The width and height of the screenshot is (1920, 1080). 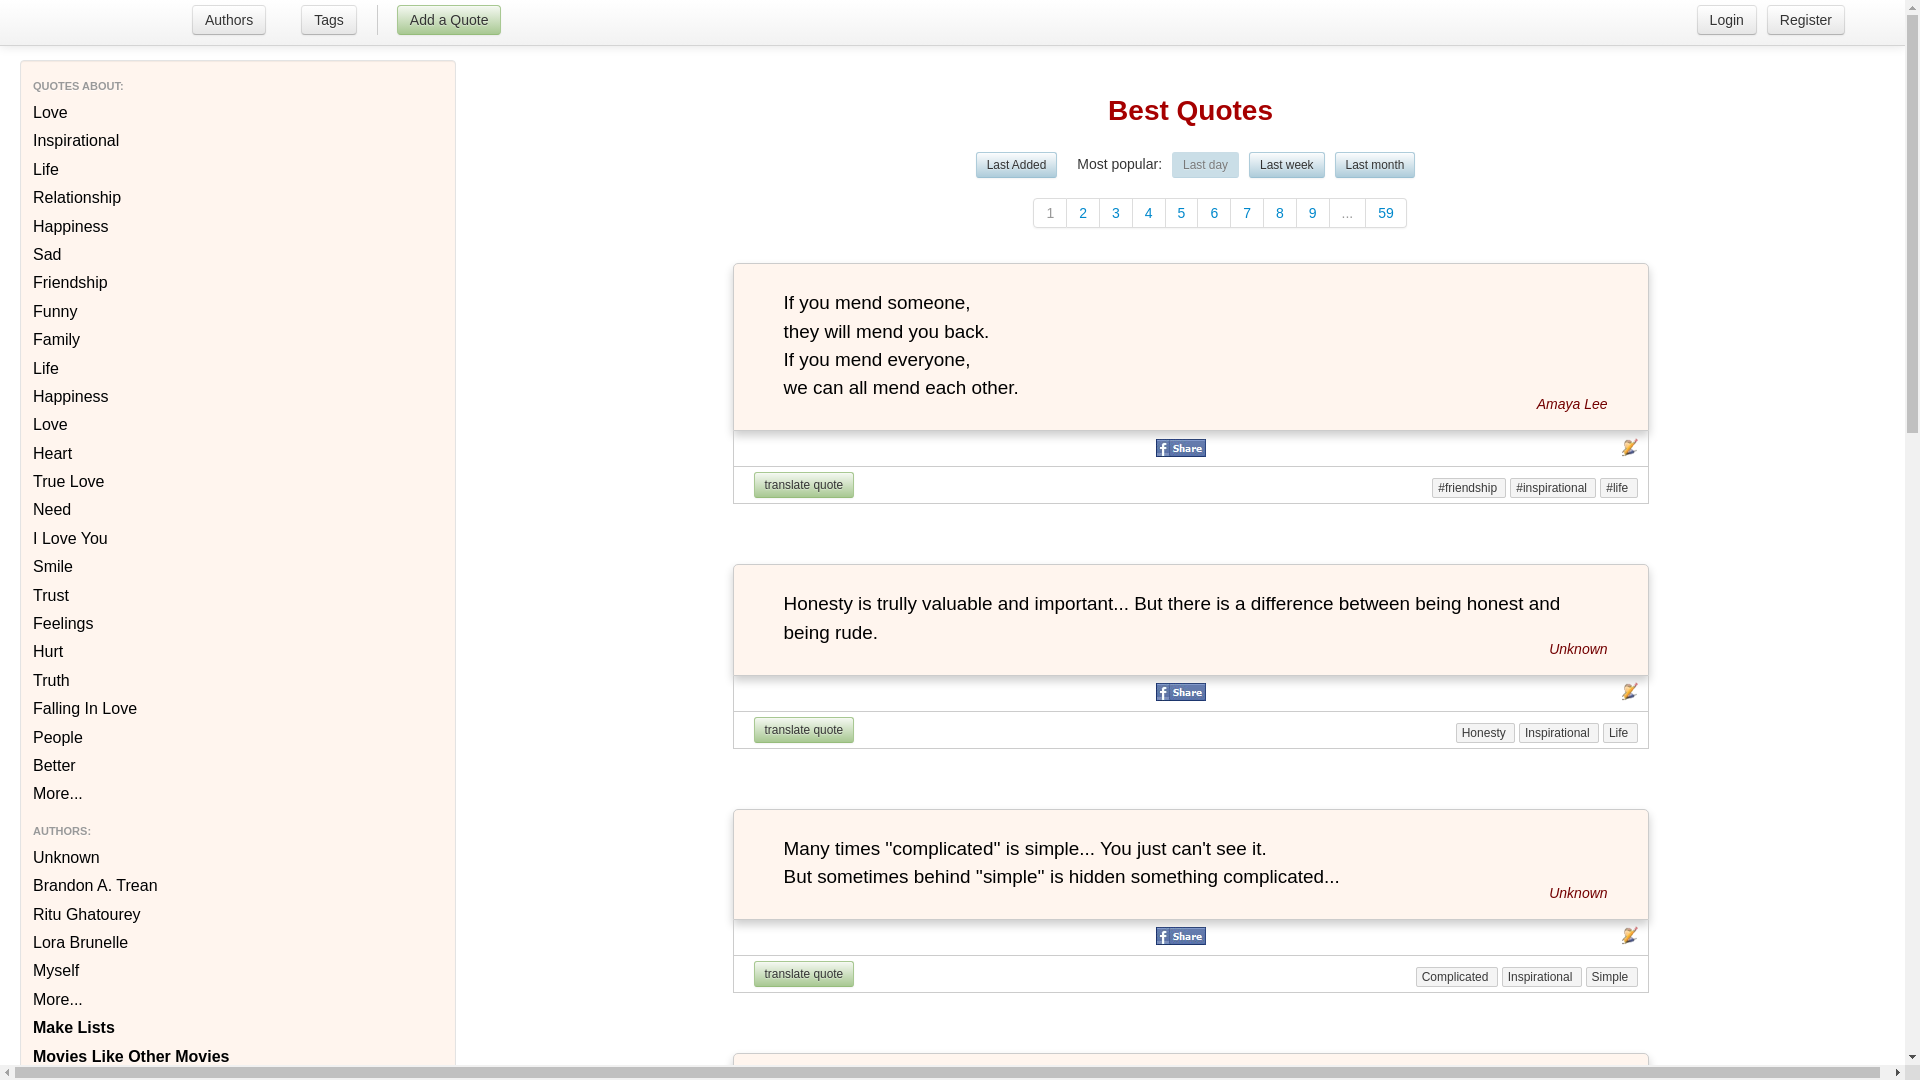 What do you see at coordinates (1535, 404) in the screenshot?
I see `'Amaya Lee'` at bounding box center [1535, 404].